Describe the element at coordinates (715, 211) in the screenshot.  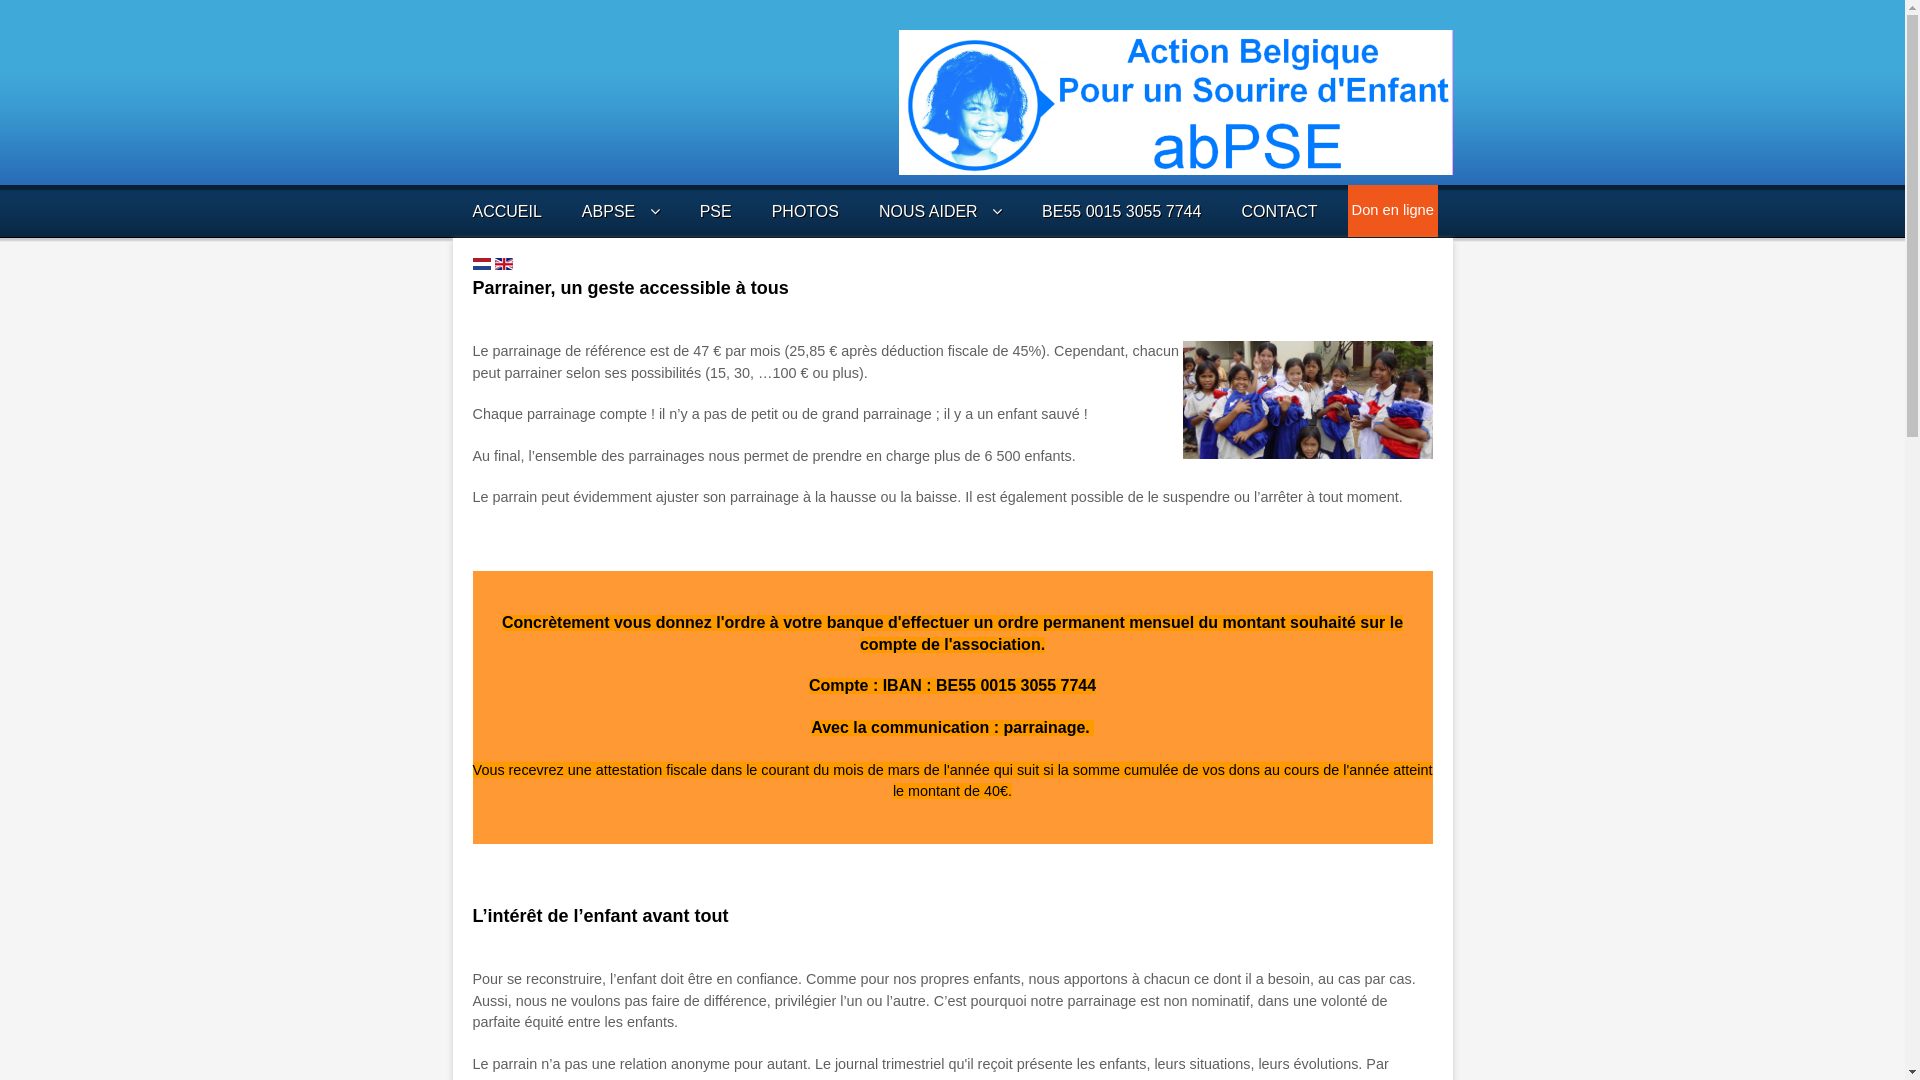
I see `'PSE'` at that location.